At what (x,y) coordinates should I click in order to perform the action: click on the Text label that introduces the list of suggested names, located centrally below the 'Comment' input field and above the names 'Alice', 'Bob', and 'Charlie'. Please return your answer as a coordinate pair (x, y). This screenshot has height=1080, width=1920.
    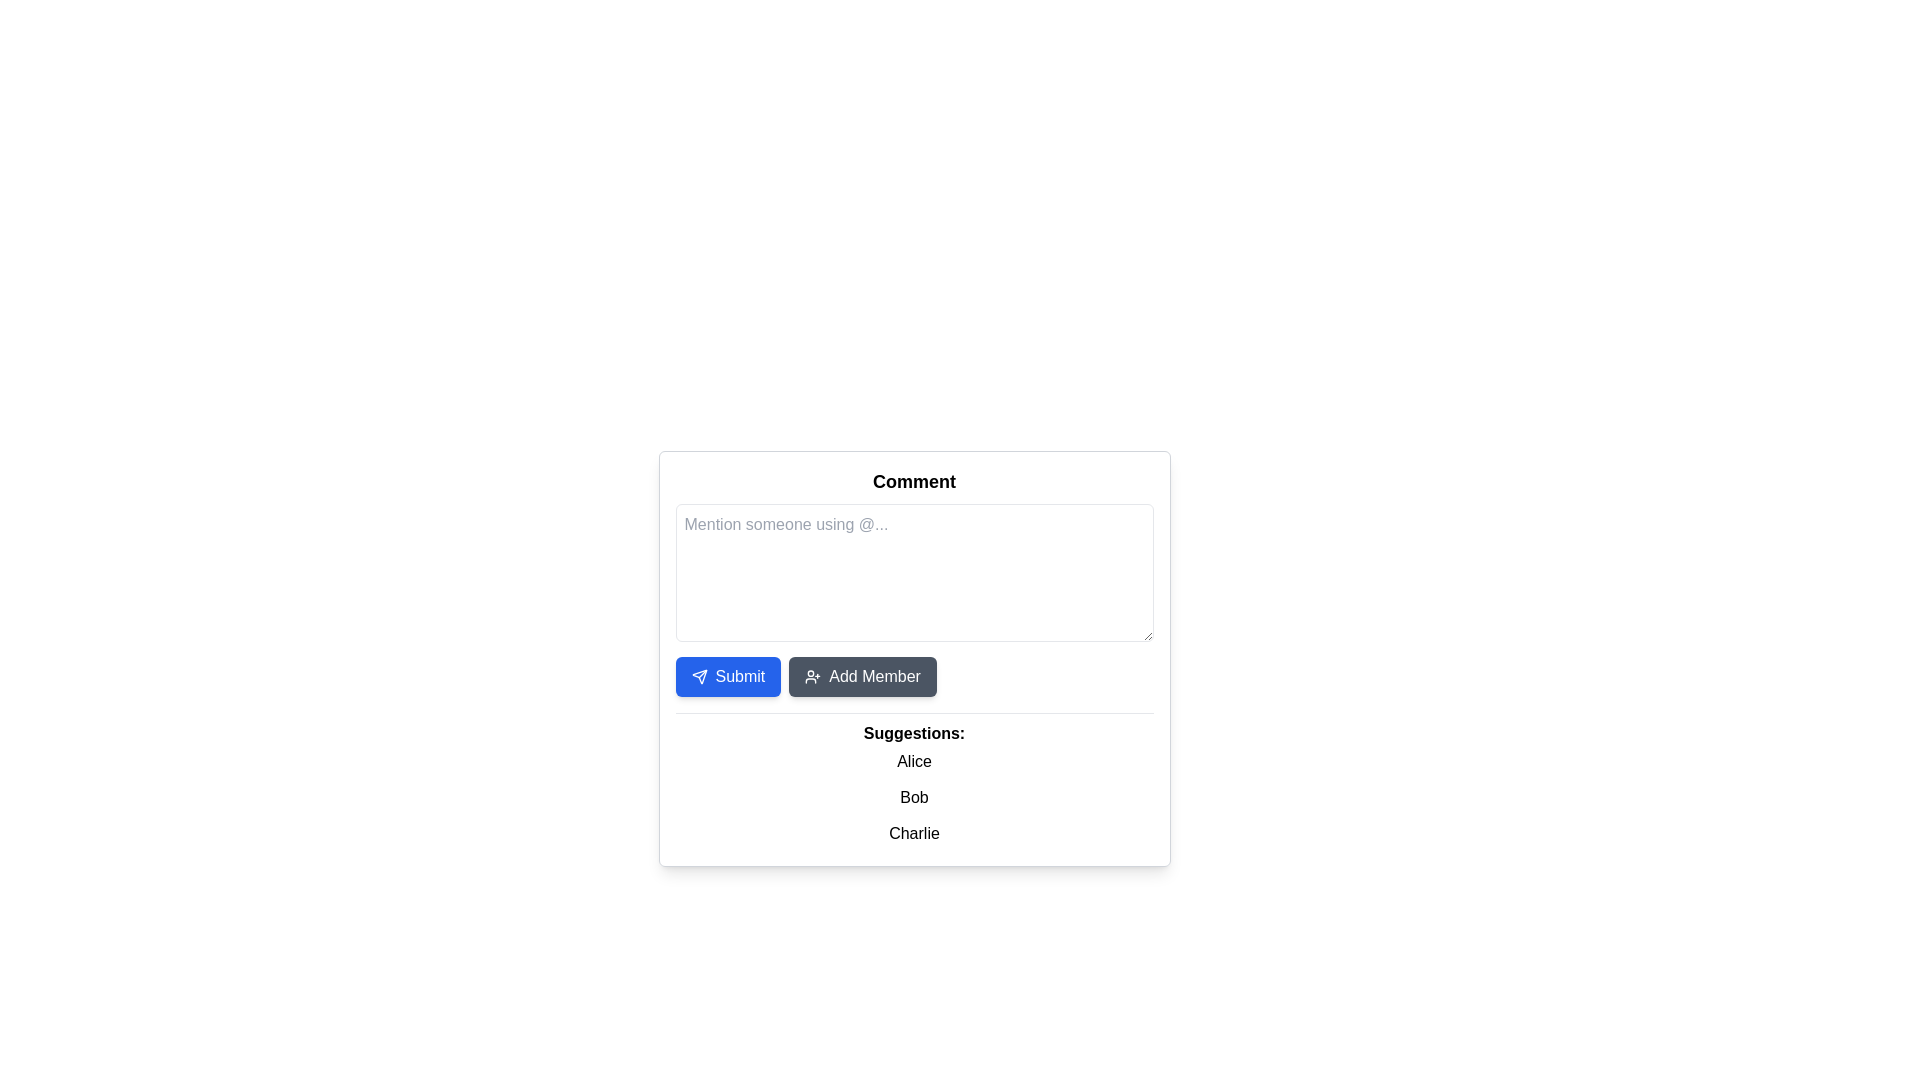
    Looking at the image, I should click on (913, 733).